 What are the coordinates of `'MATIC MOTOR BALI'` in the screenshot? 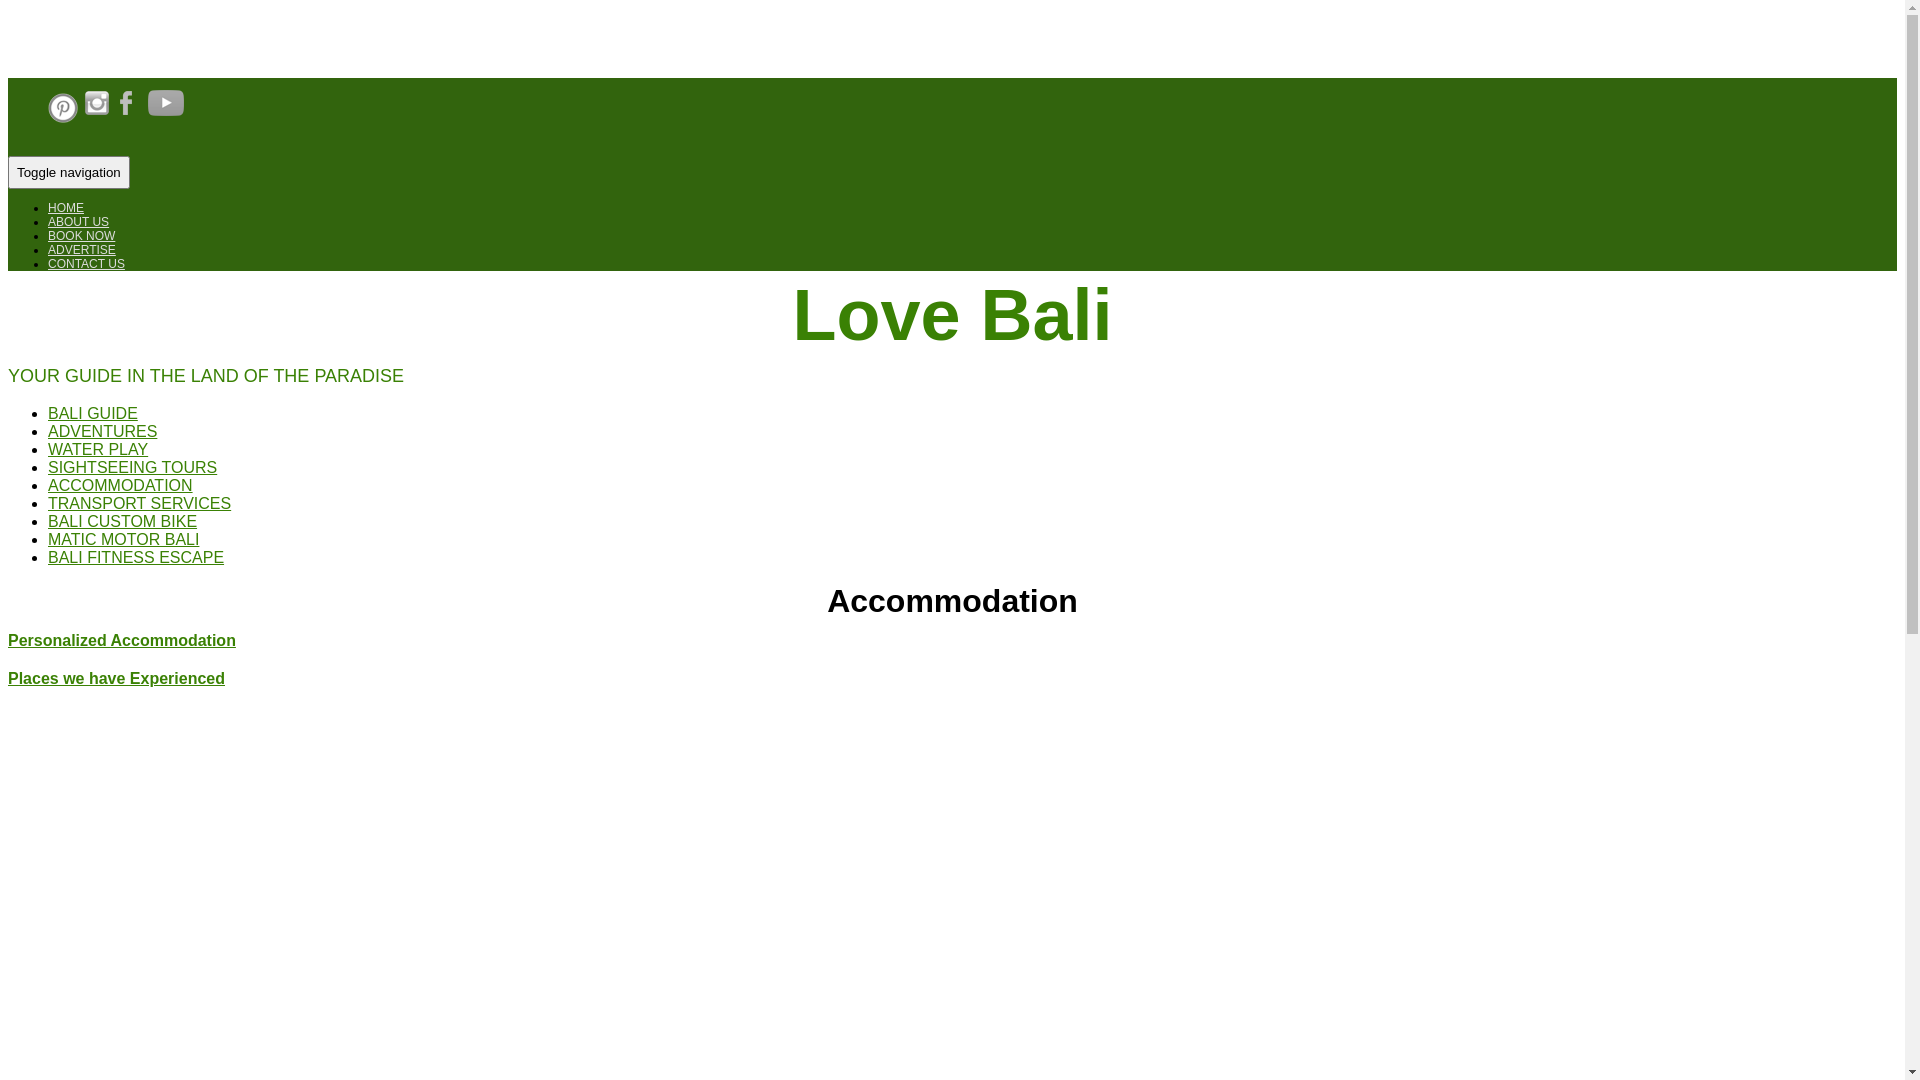 It's located at (122, 538).